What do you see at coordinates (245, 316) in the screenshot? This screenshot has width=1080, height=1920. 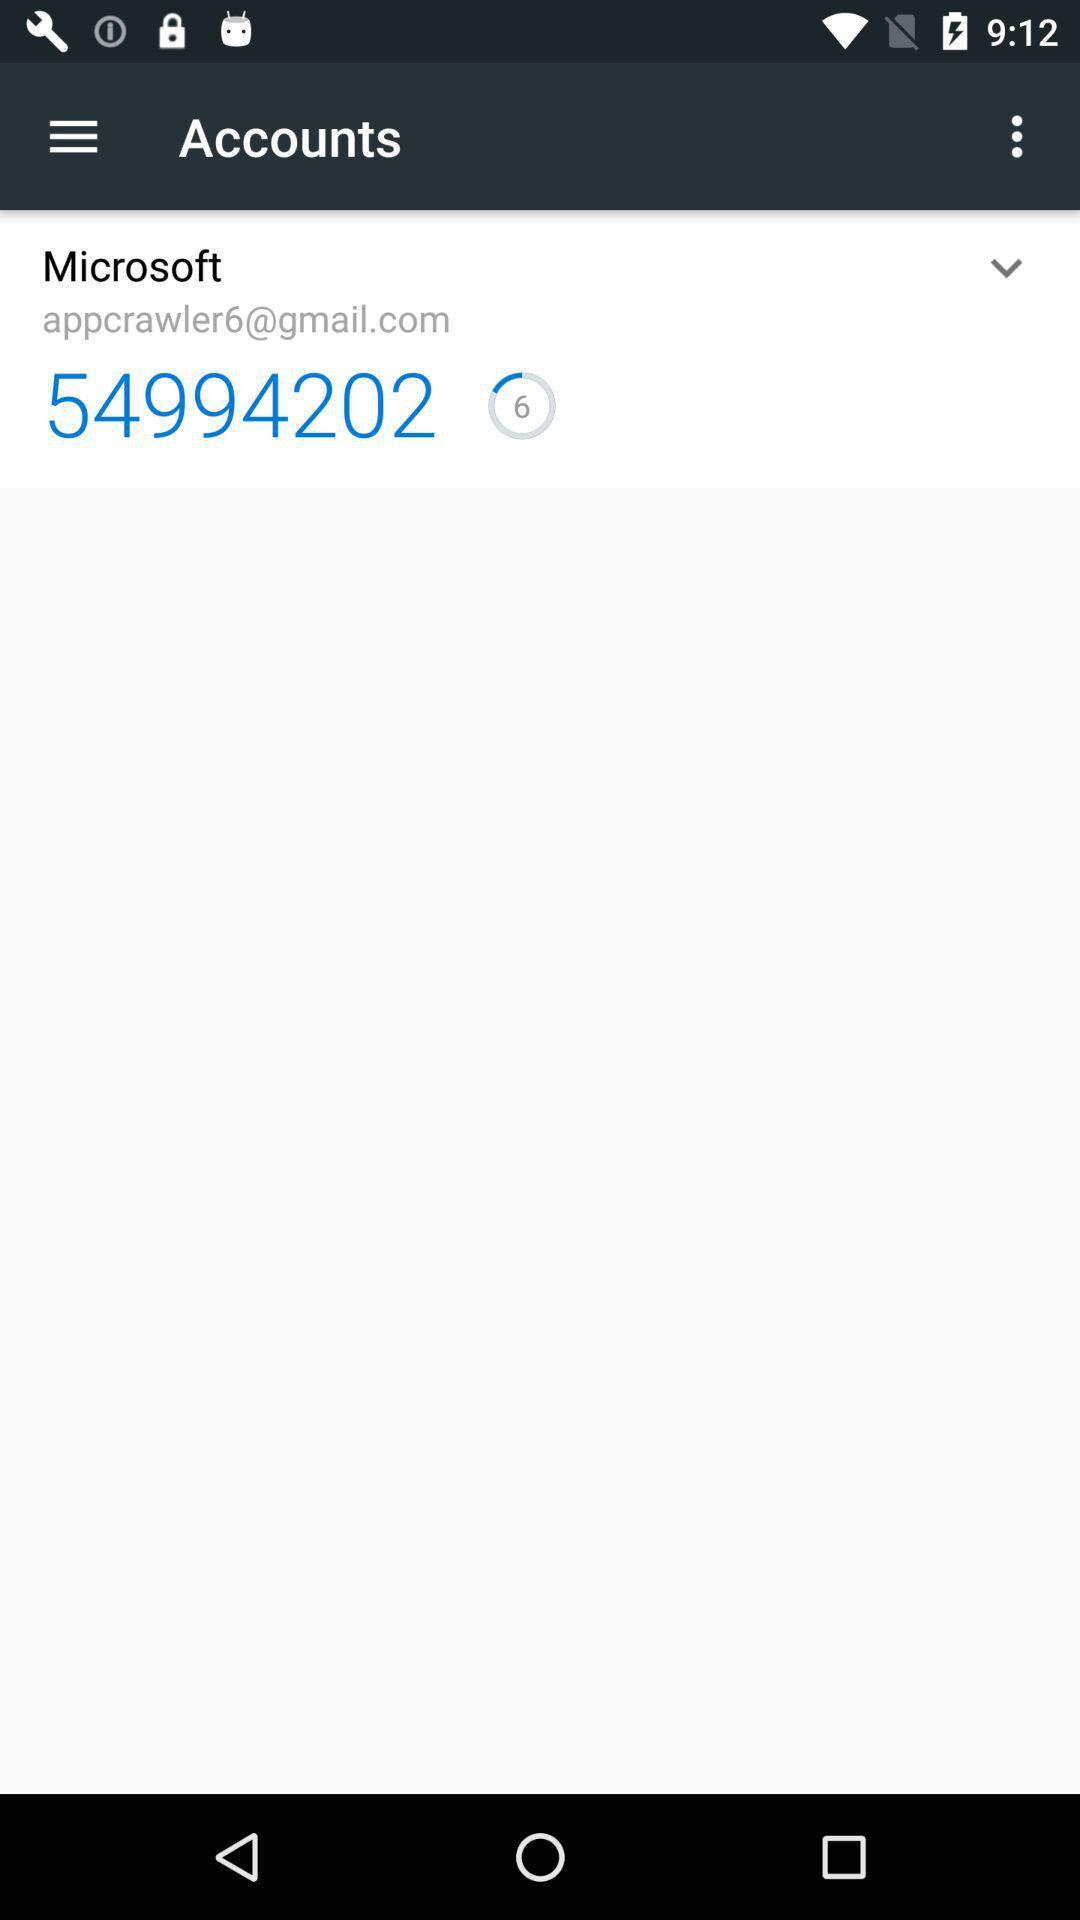 I see `the appcrawler6@gmail.com item` at bounding box center [245, 316].